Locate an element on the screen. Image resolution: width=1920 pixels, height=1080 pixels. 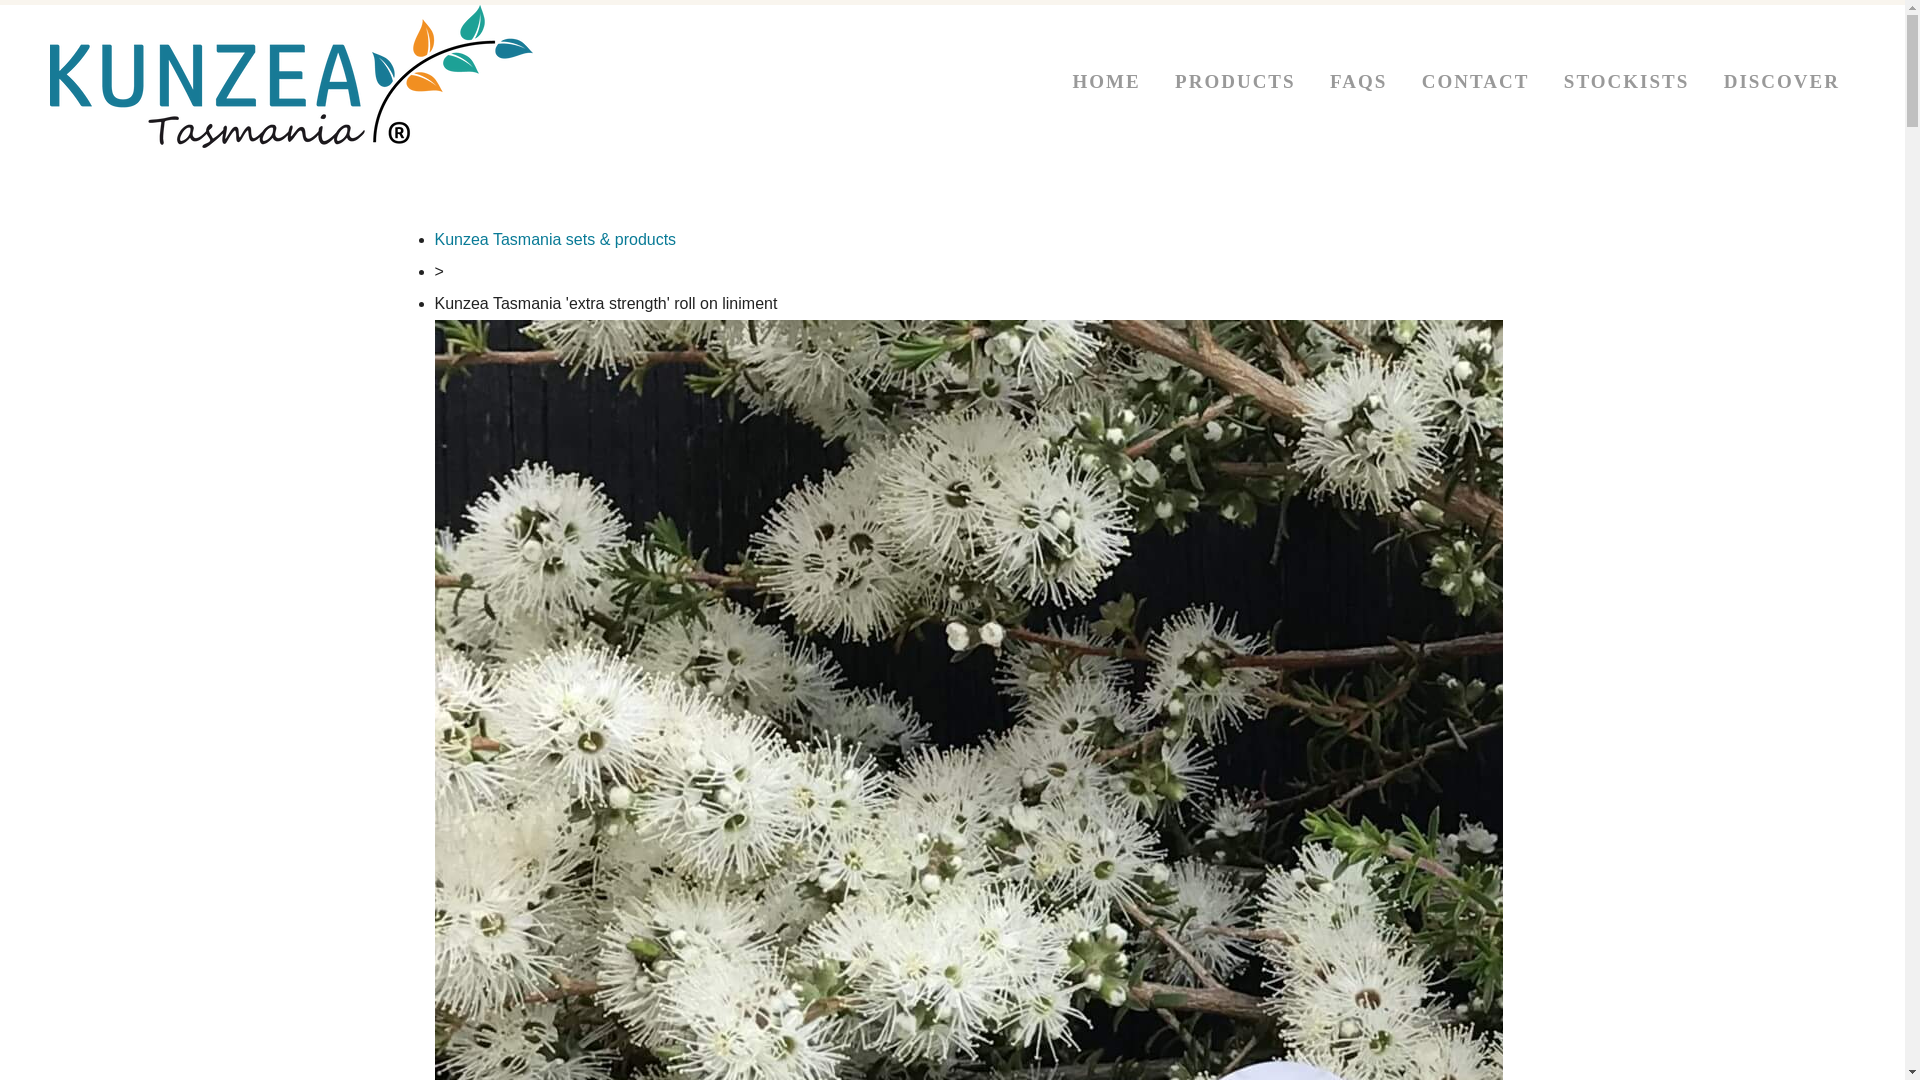
'Kunzea Tasmania sets & products' is located at coordinates (555, 238).